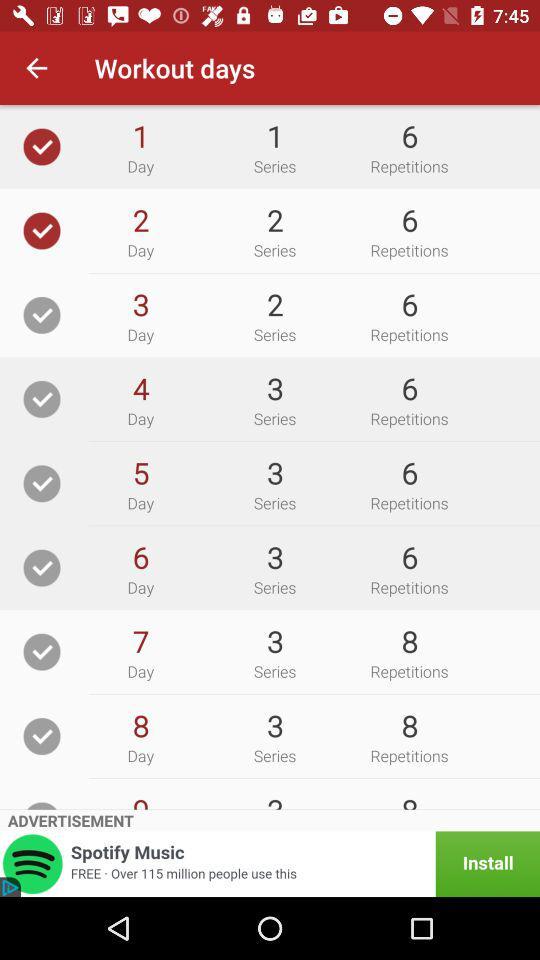 This screenshot has width=540, height=960. What do you see at coordinates (139, 473) in the screenshot?
I see `item to the left of the 3` at bounding box center [139, 473].